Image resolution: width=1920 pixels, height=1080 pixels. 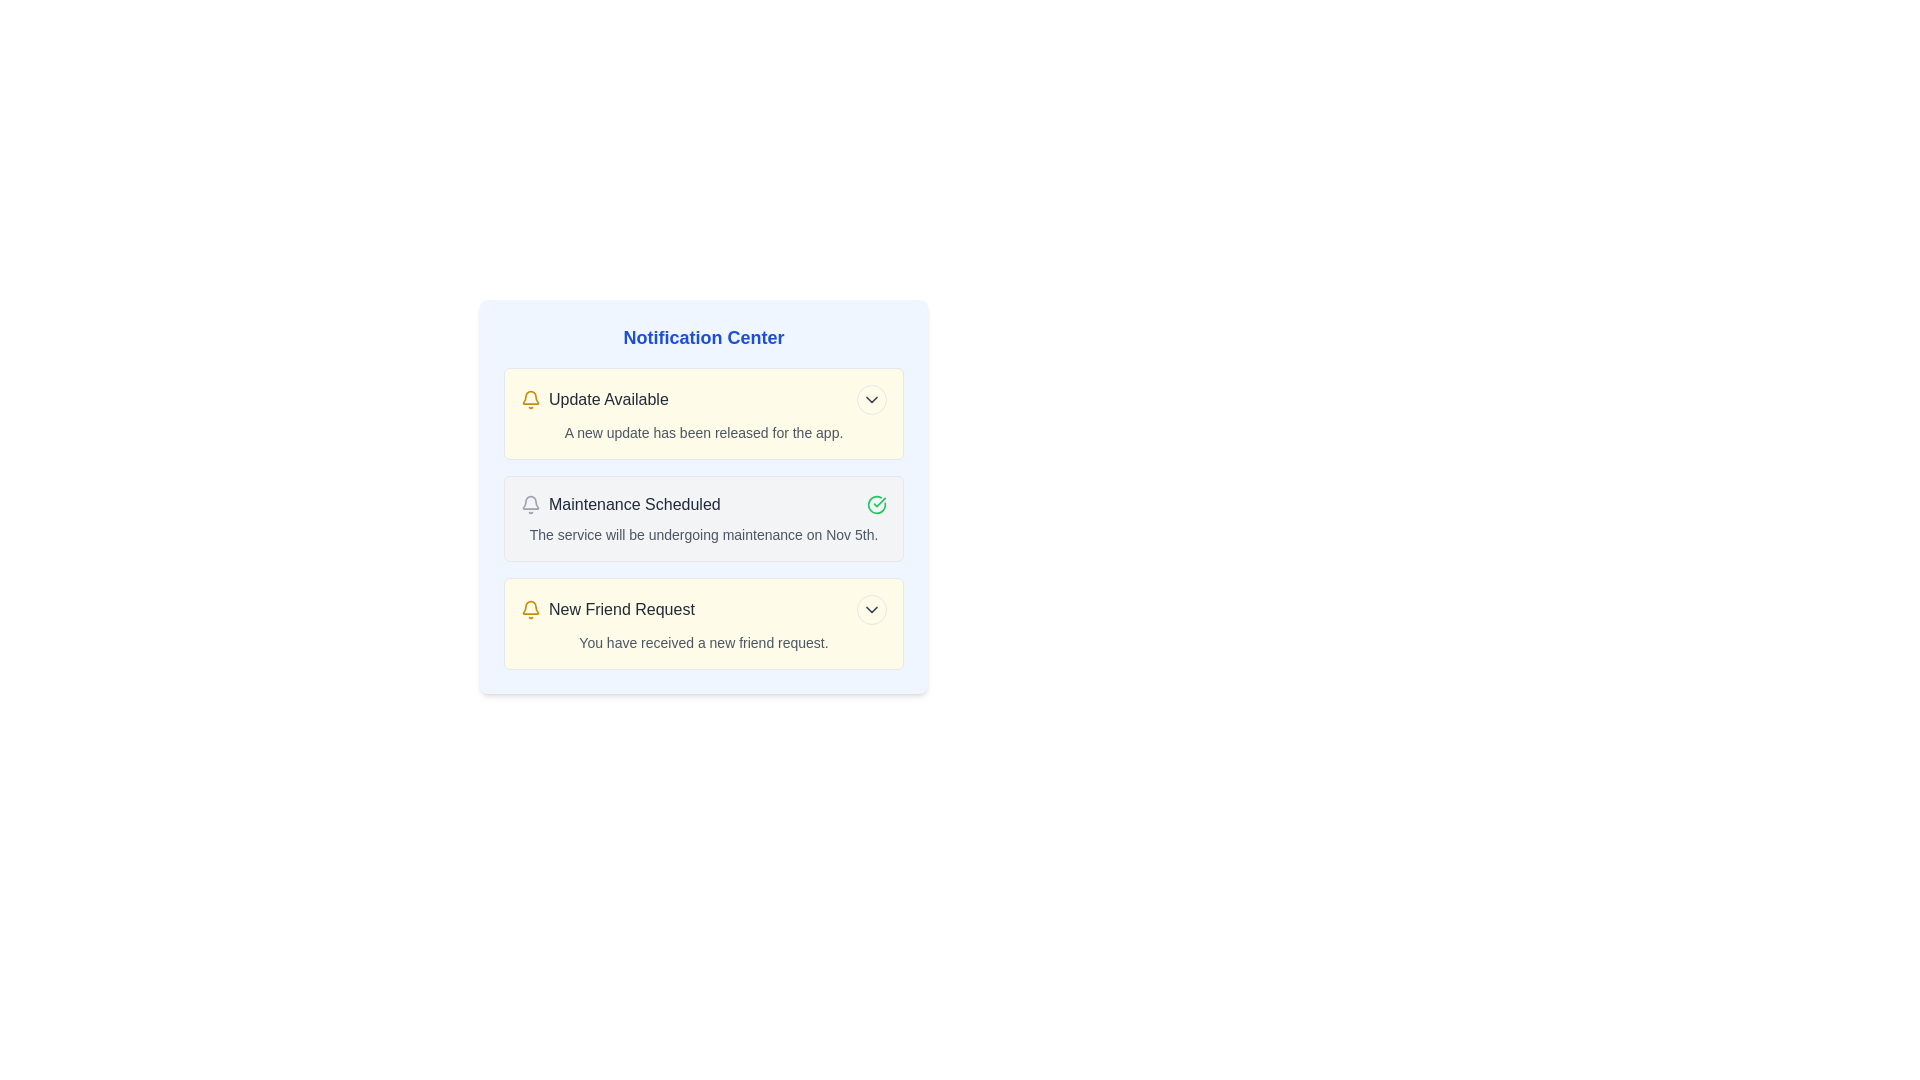 I want to click on the notification title or icon for New Friend Request, so click(x=531, y=608).